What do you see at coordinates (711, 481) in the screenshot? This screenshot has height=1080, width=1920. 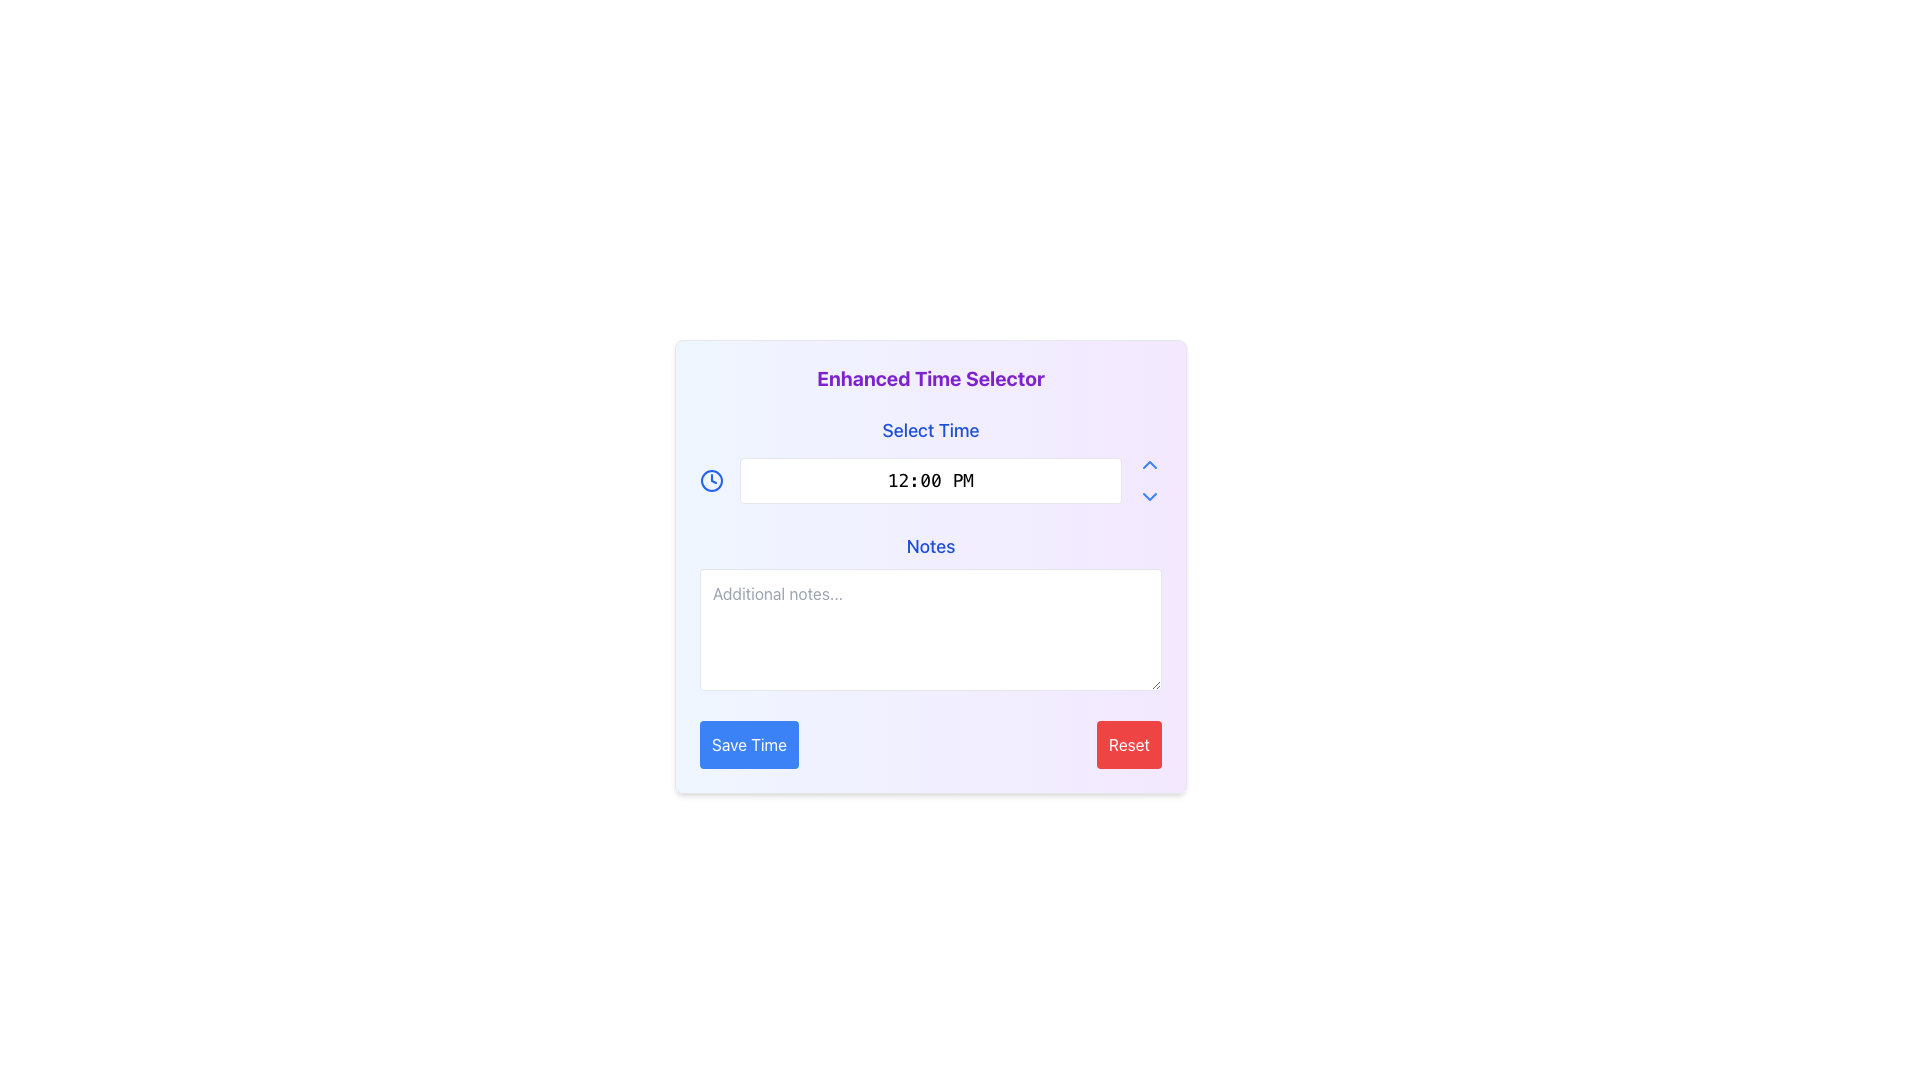 I see `the small clock icon with a blue outline and white background located in the top-left corner of the horizontal group aligned with the time input field` at bounding box center [711, 481].